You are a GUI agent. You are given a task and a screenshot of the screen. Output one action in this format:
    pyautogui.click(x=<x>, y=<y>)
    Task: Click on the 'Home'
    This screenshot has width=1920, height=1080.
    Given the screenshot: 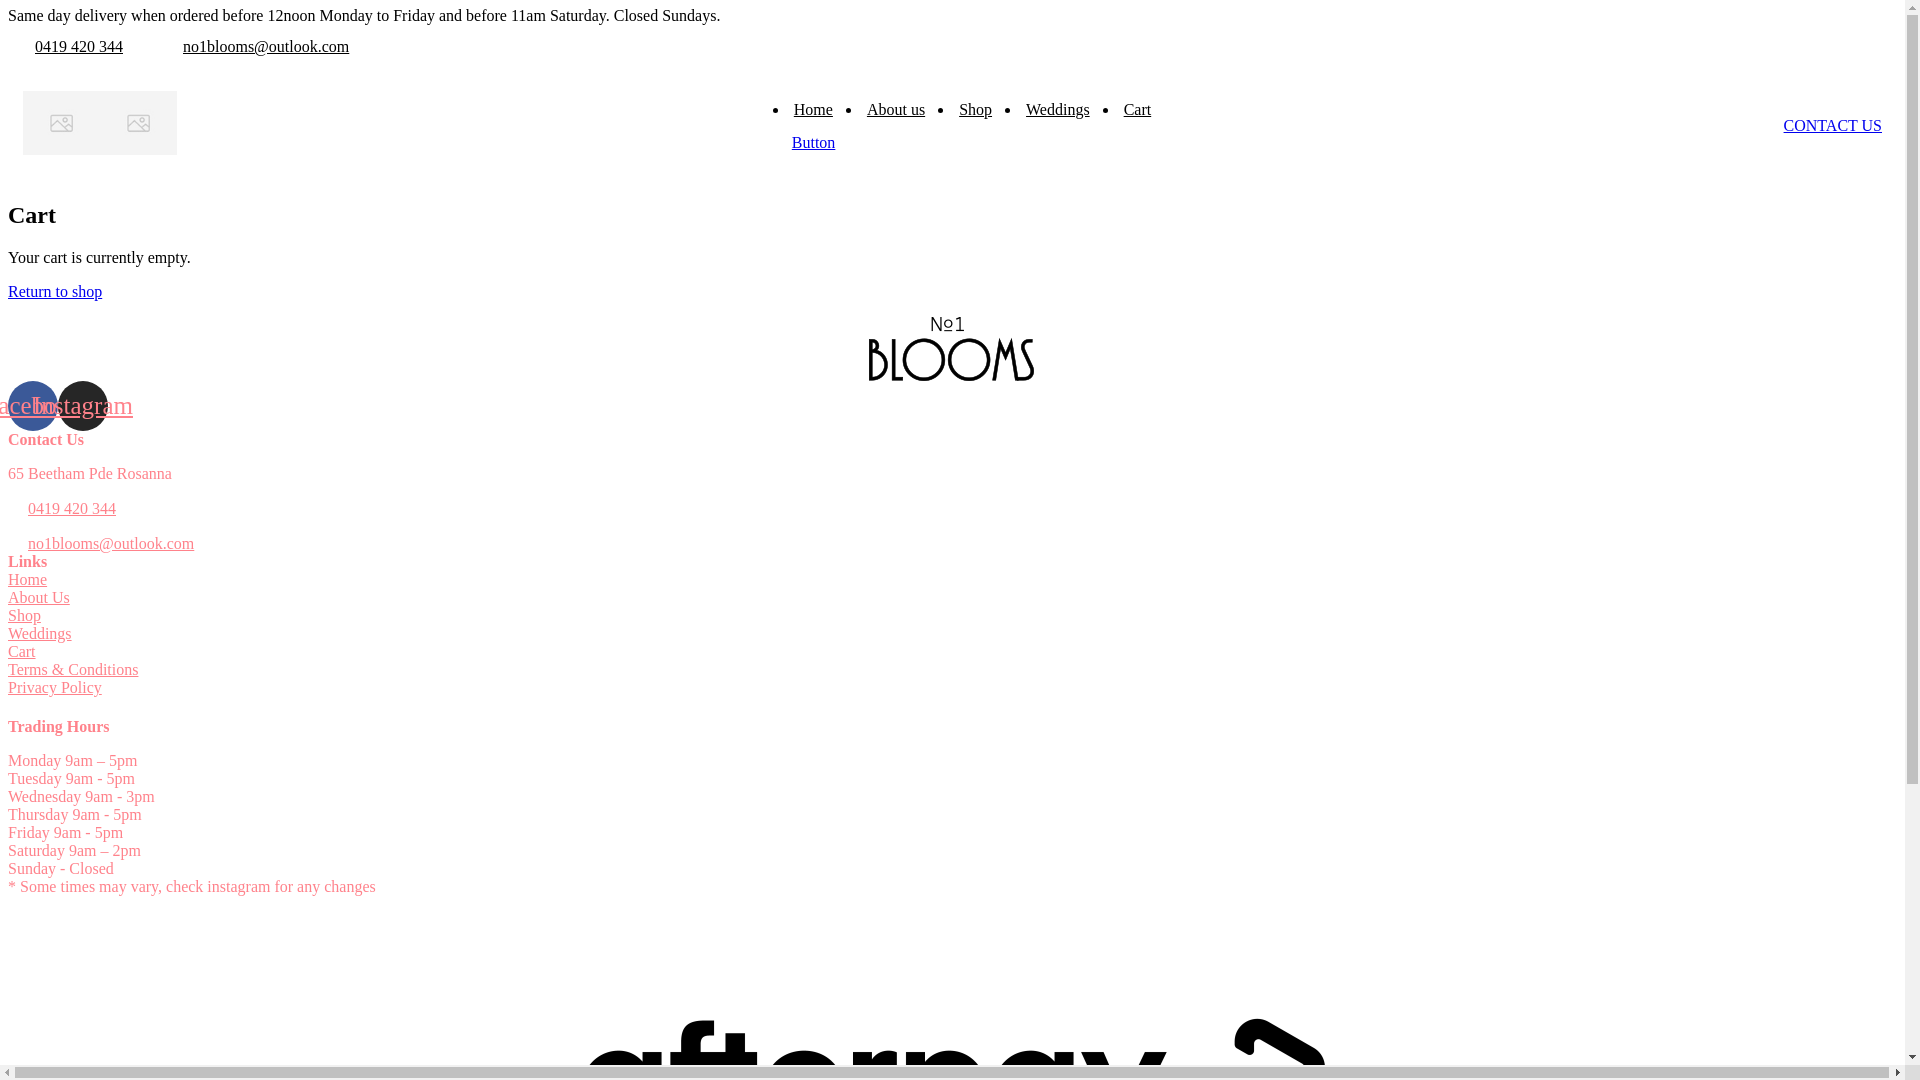 What is the action you would take?
    pyautogui.click(x=813, y=109)
    